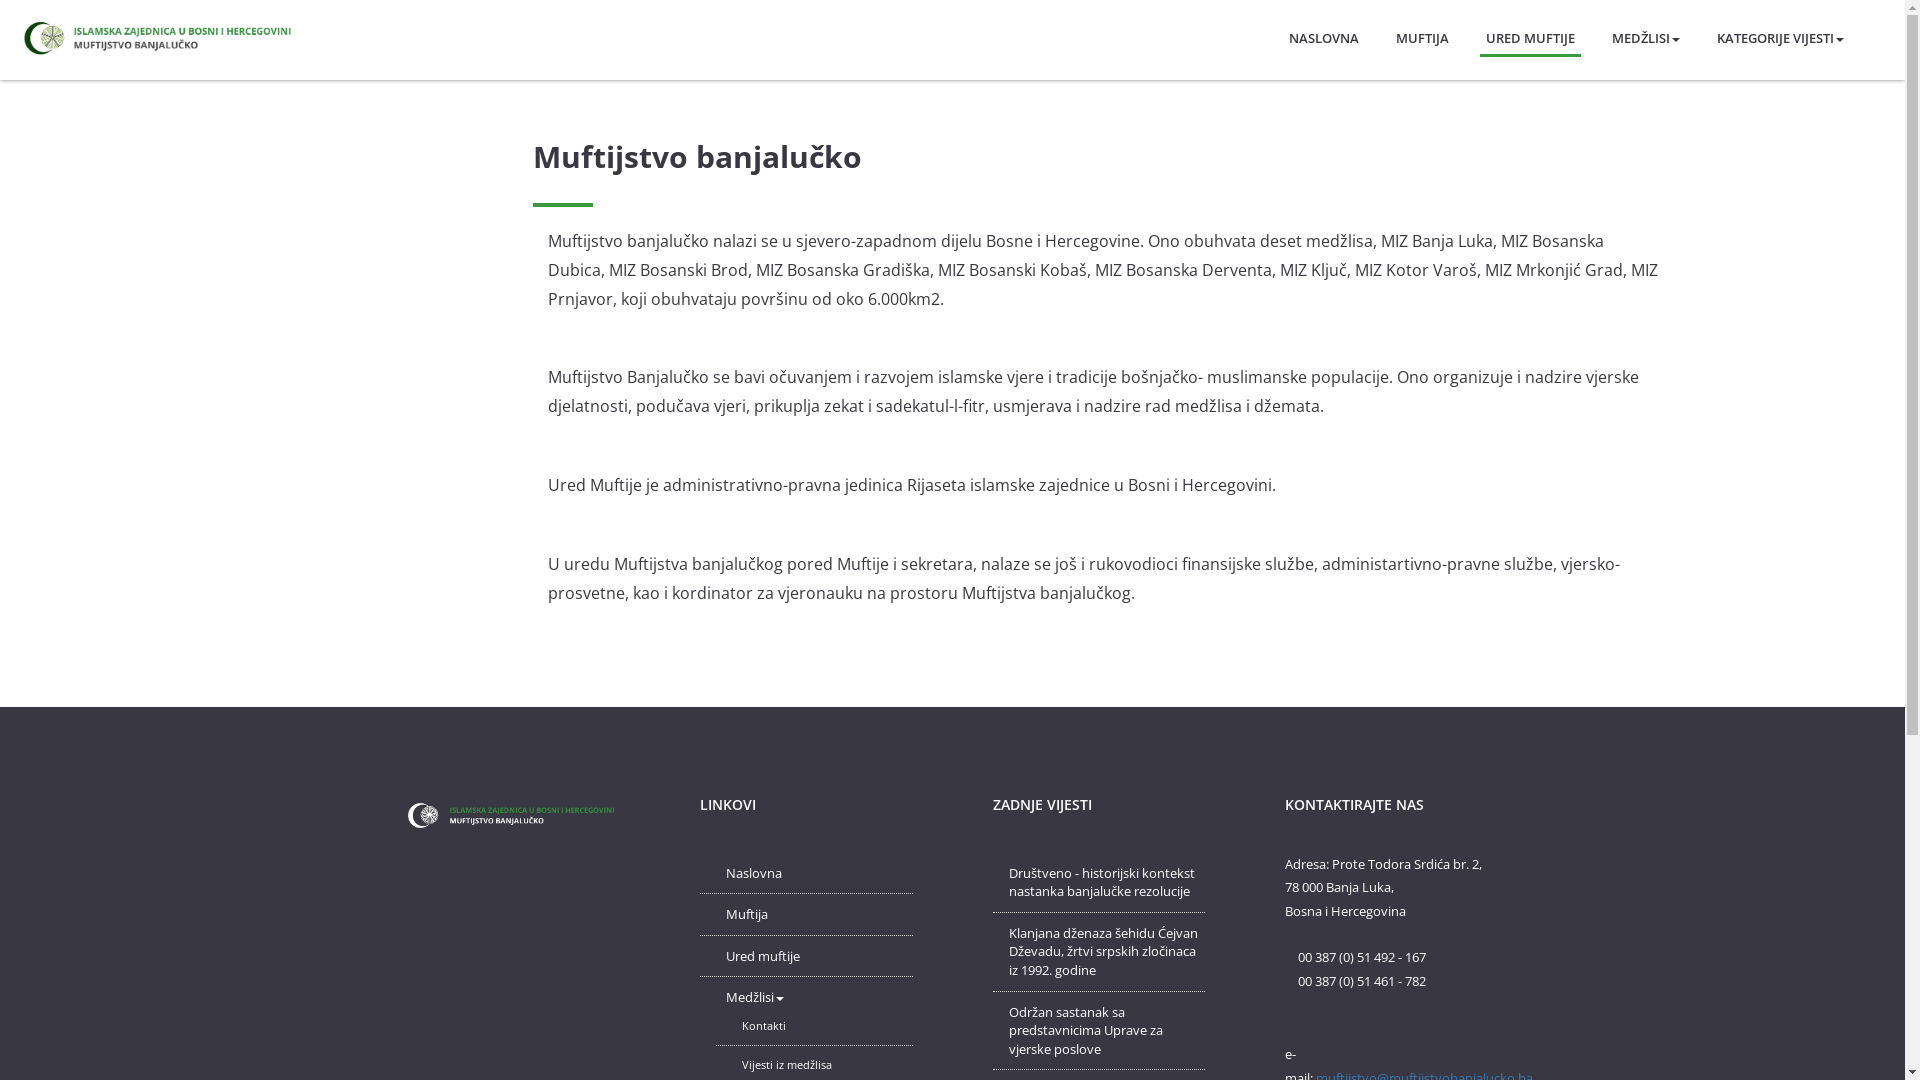 The width and height of the screenshot is (1920, 1080). I want to click on 'URED MUFTIJE', so click(1529, 34).